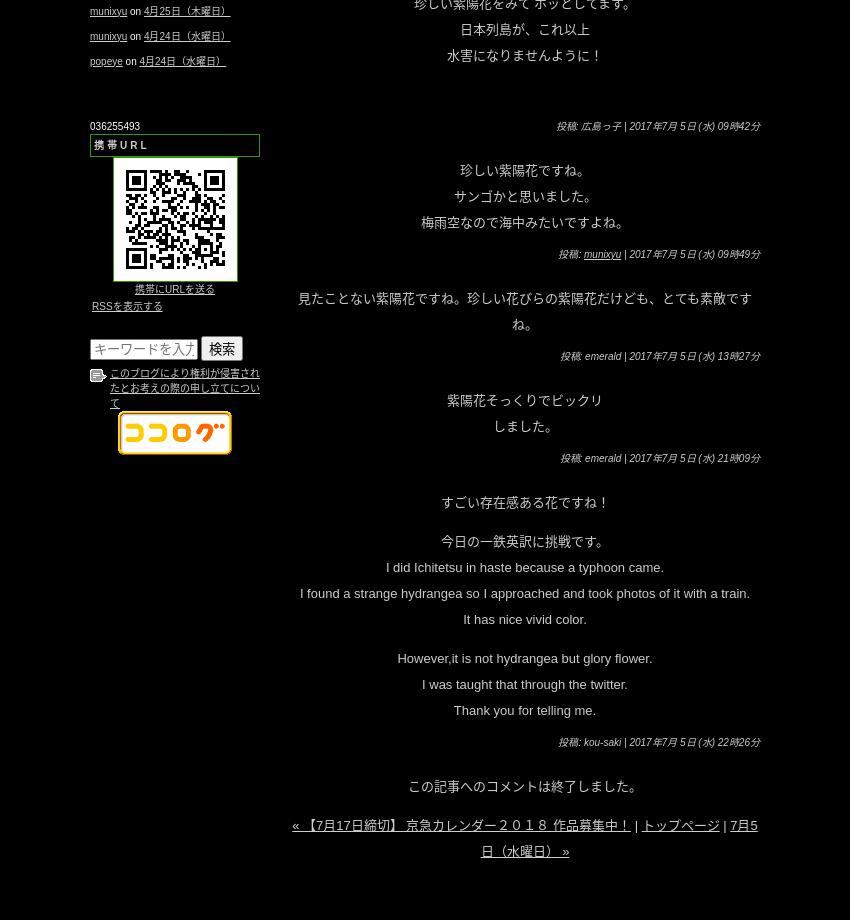 The height and width of the screenshot is (920, 850). I want to click on '| 2017年7月 5日 (水) 09時49分', so click(689, 253).